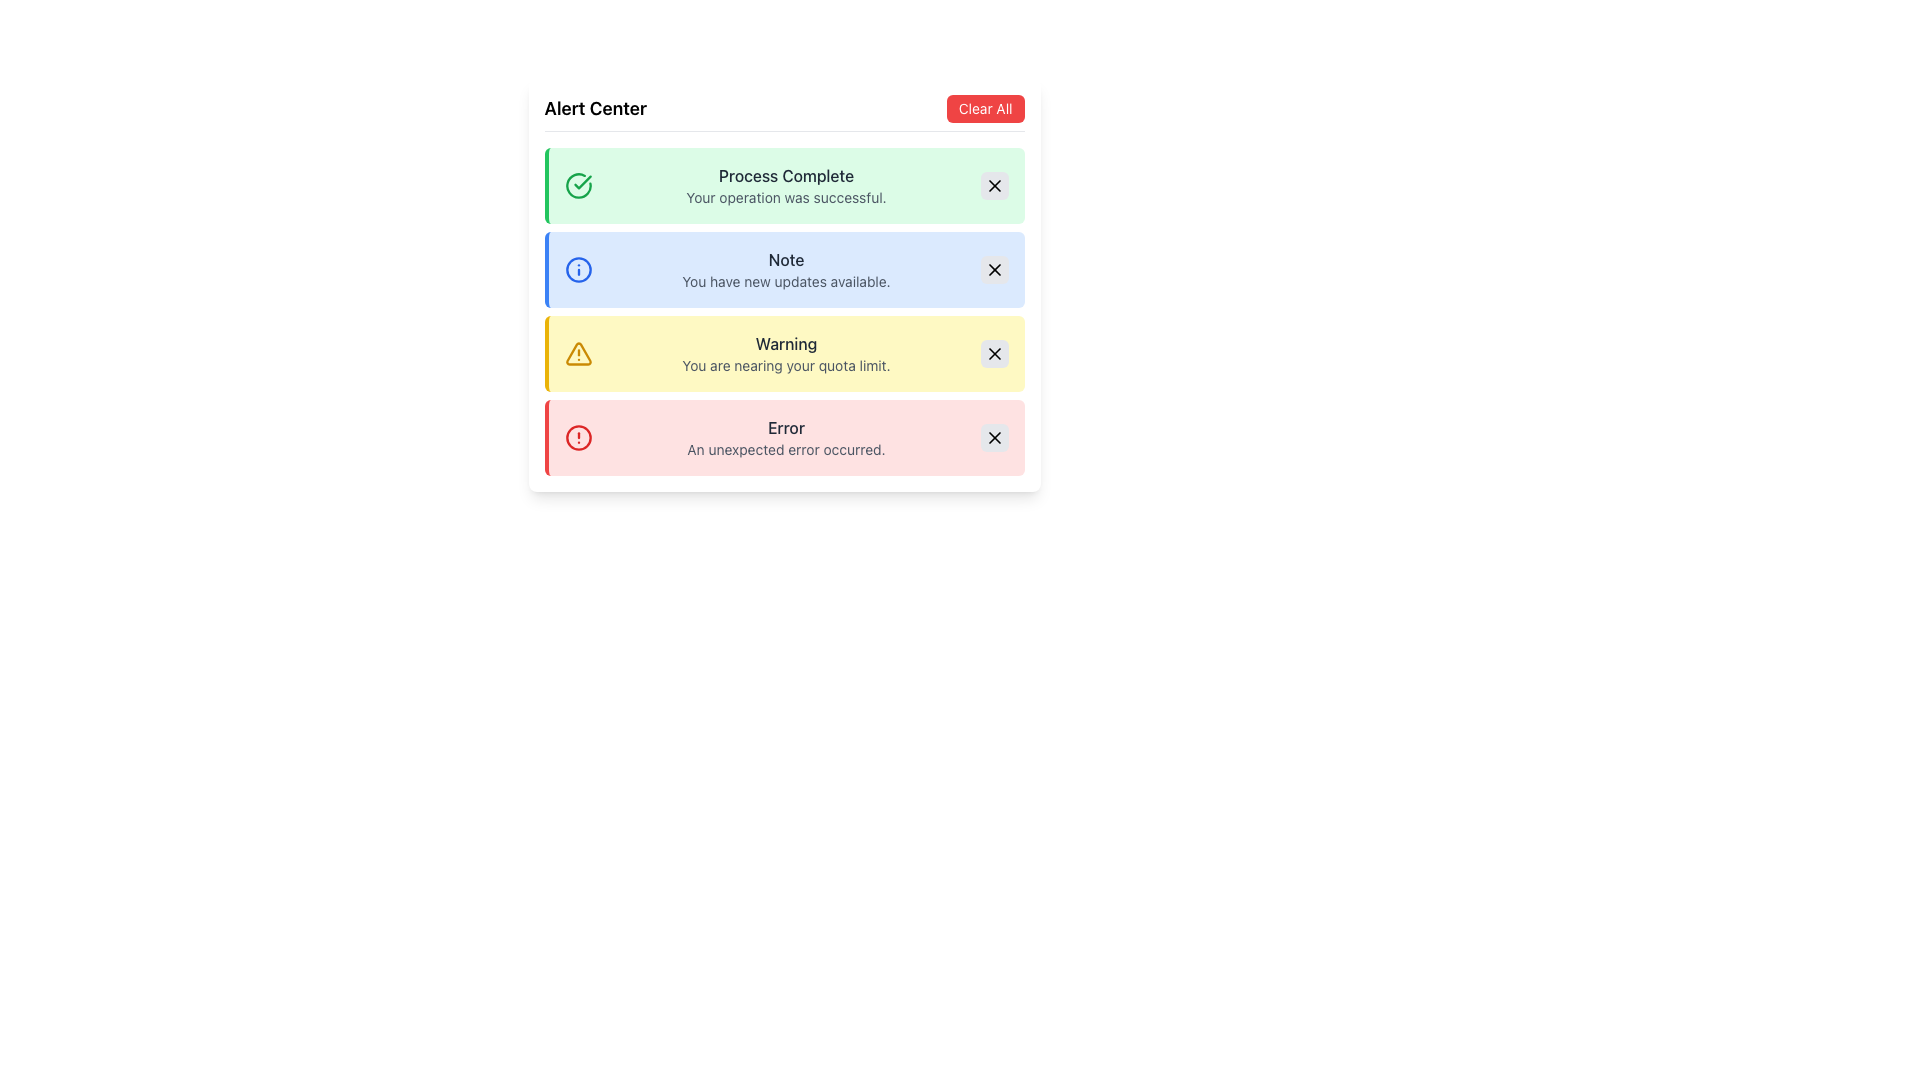  Describe the element at coordinates (577, 270) in the screenshot. I see `'Note' alert icon located at the left of the second alert entry in the alert center to understand its alert type` at that location.